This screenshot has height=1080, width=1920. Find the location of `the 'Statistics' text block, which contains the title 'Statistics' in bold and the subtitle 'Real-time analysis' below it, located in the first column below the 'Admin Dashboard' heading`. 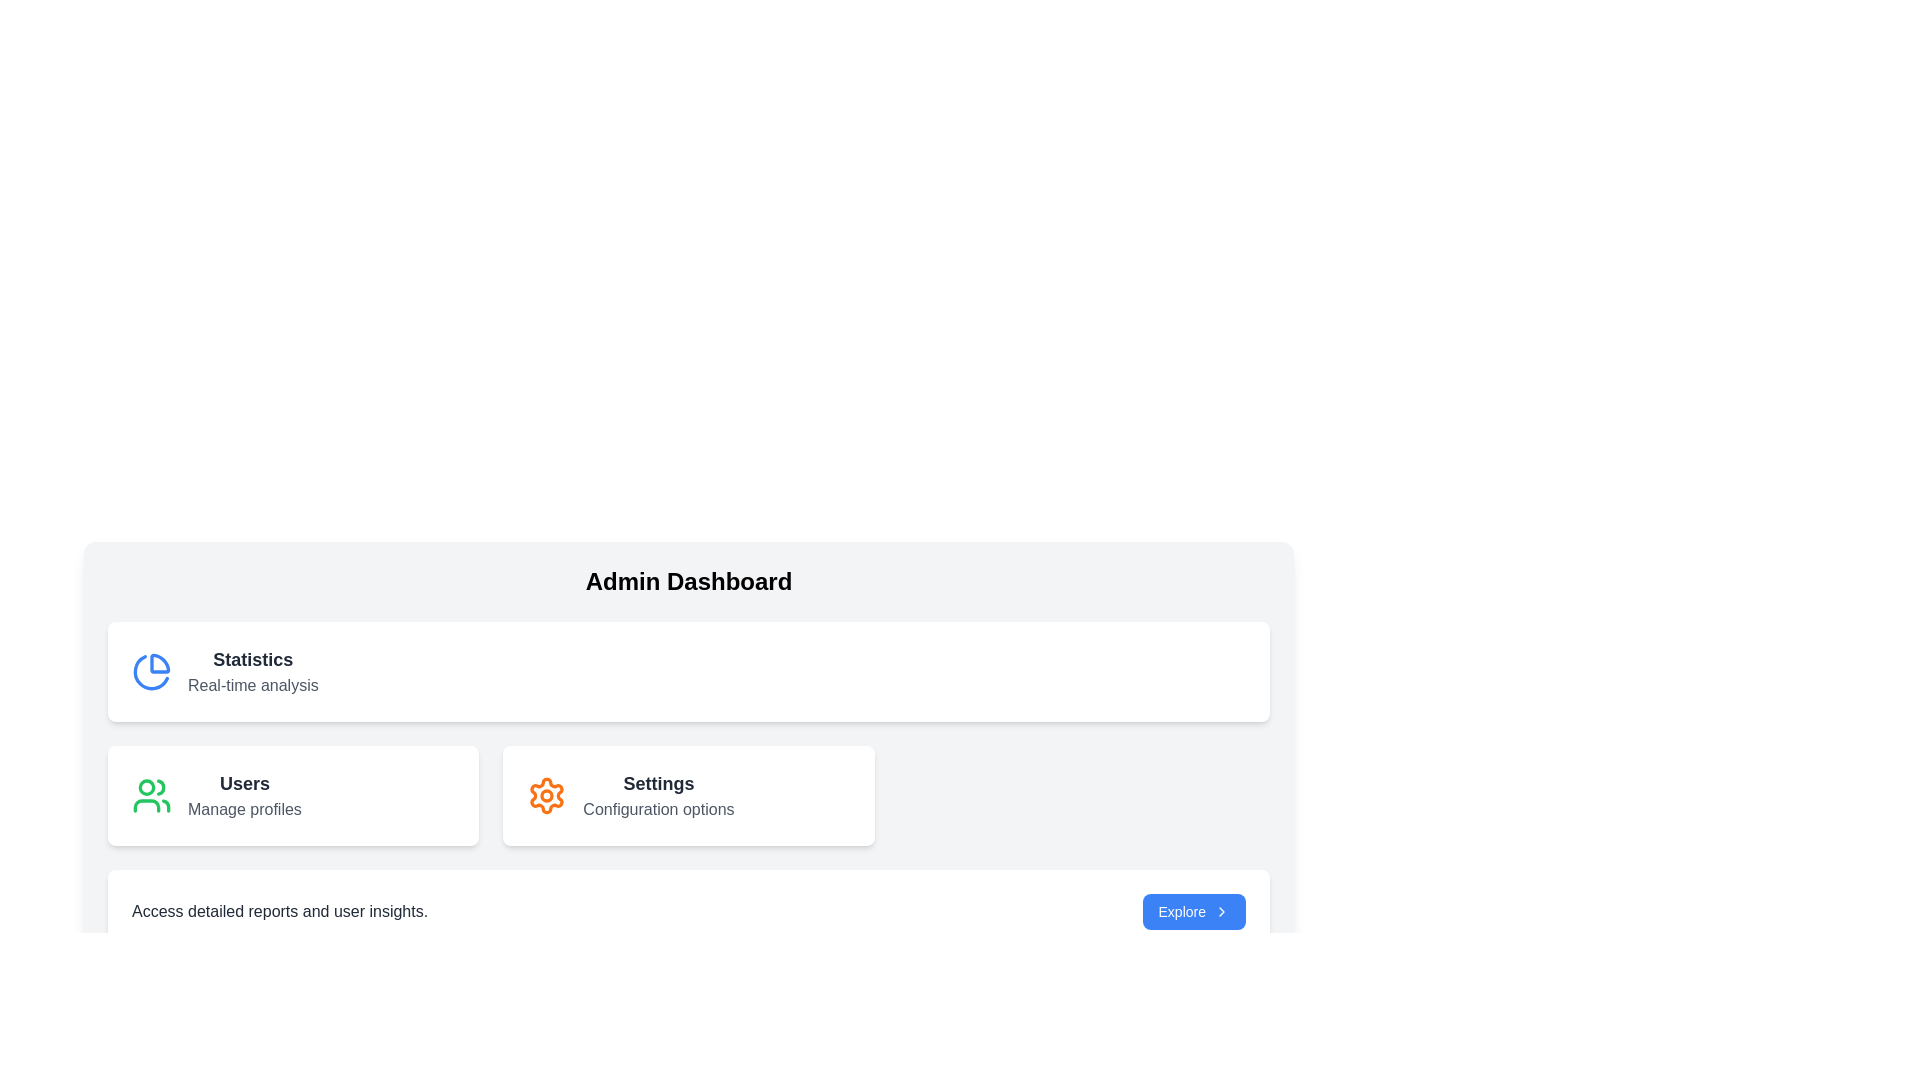

the 'Statistics' text block, which contains the title 'Statistics' in bold and the subtitle 'Real-time analysis' below it, located in the first column below the 'Admin Dashboard' heading is located at coordinates (252, 671).